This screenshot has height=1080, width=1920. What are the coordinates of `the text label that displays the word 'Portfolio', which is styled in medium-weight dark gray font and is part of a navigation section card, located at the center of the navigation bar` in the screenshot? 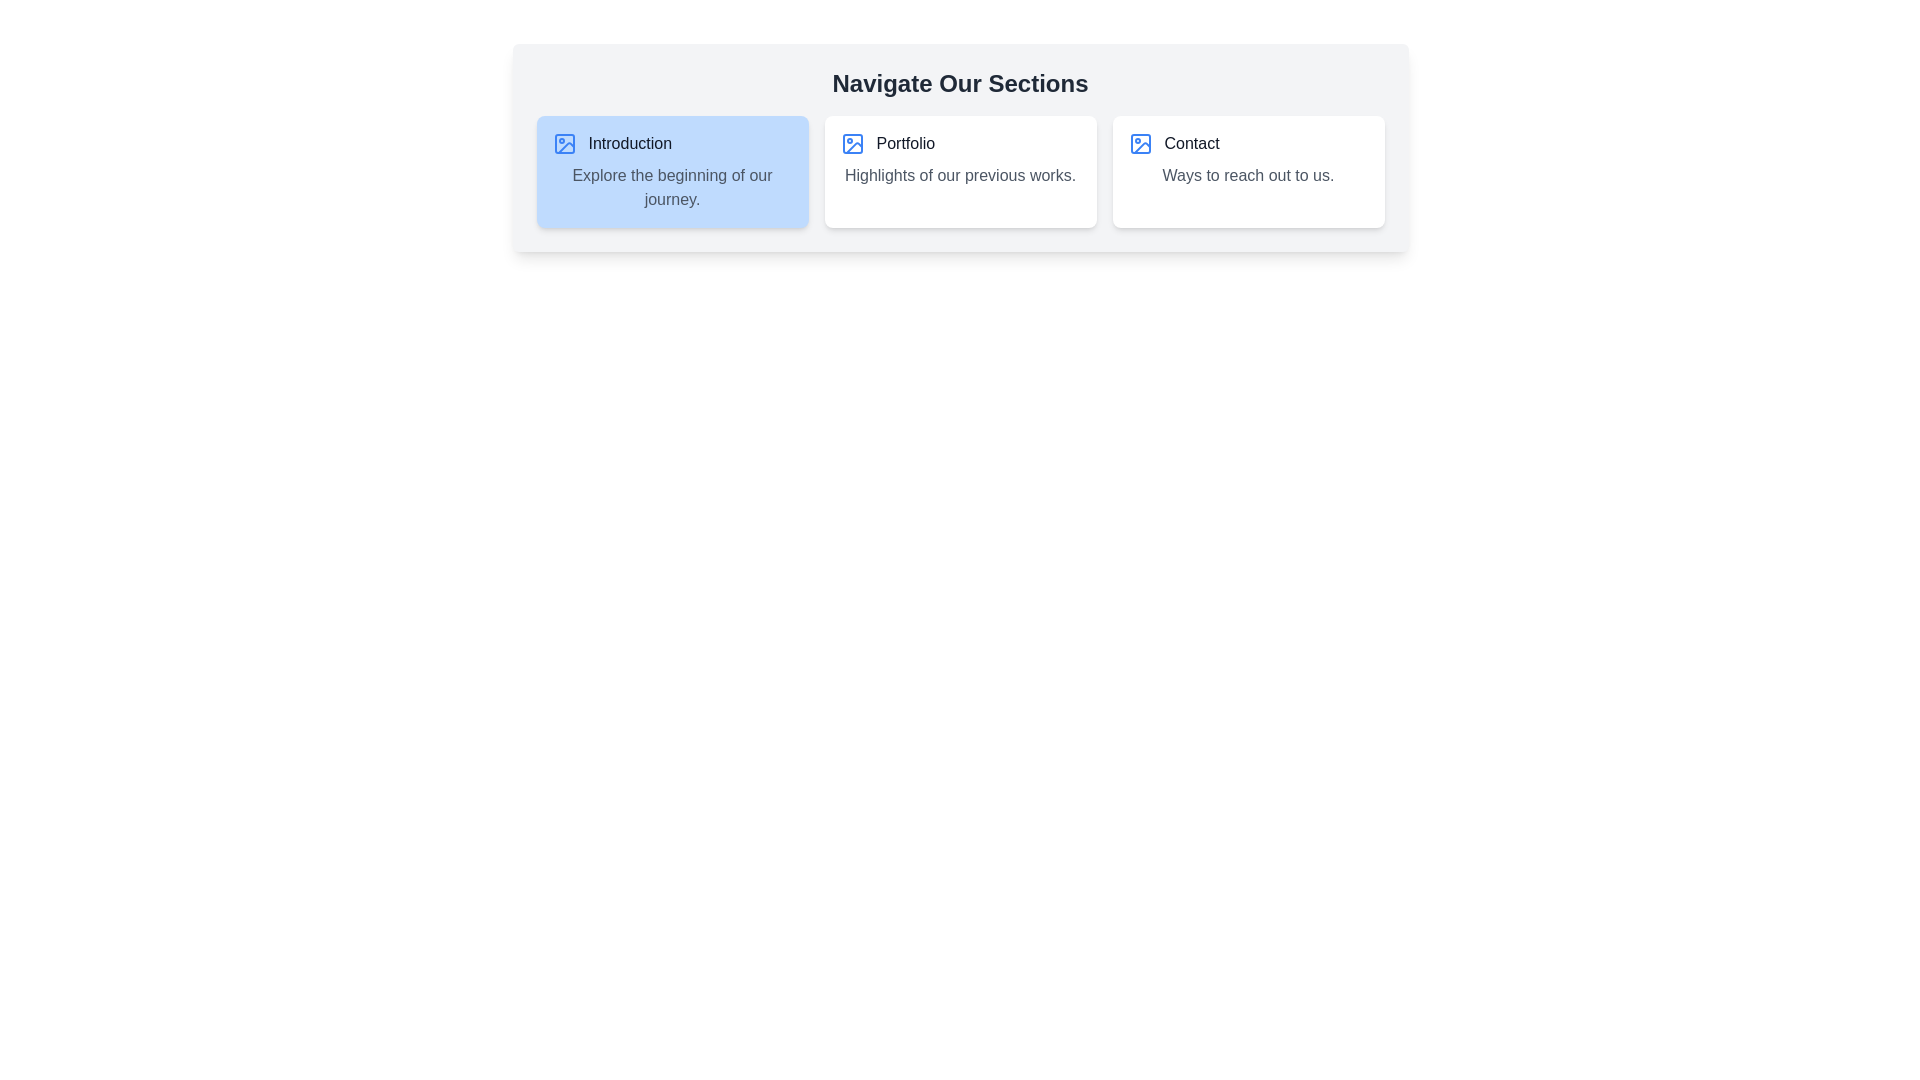 It's located at (904, 142).